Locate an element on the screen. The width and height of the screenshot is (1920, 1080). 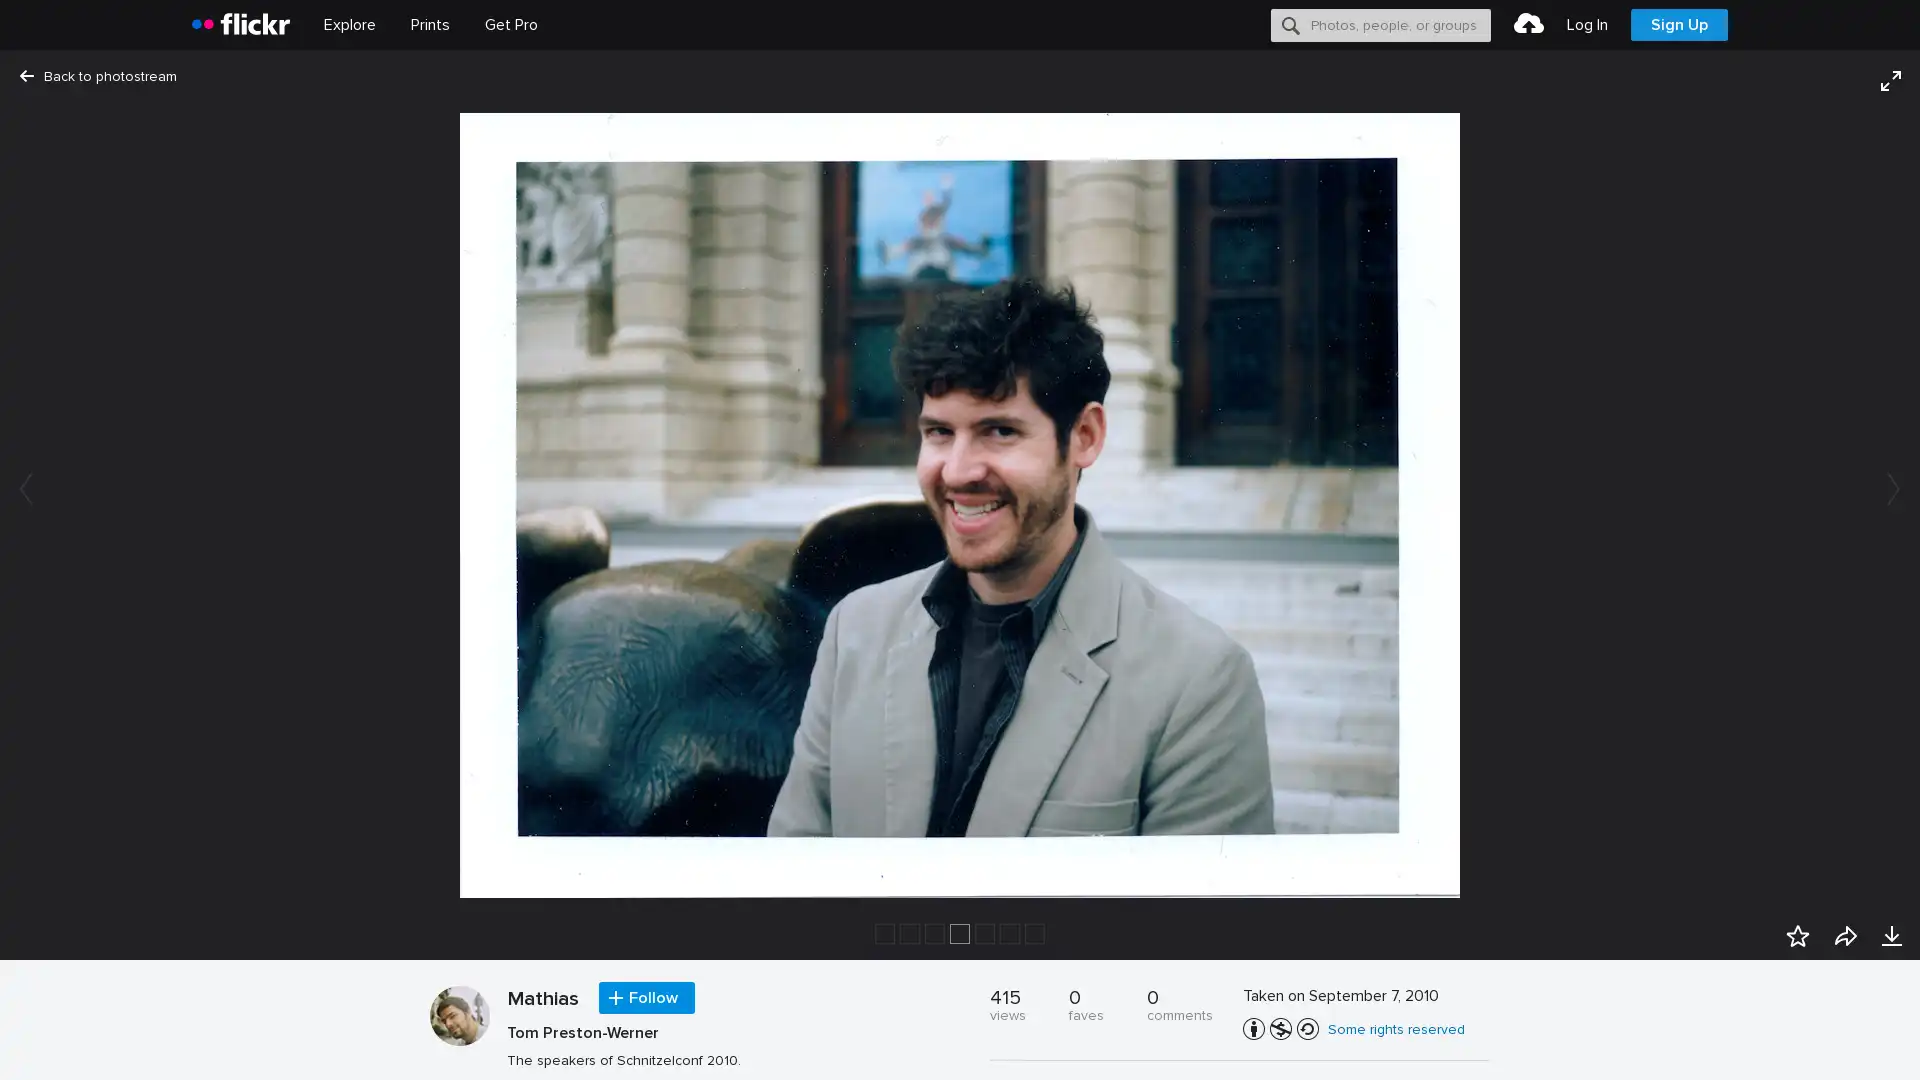
Accept is located at coordinates (1525, 1041).